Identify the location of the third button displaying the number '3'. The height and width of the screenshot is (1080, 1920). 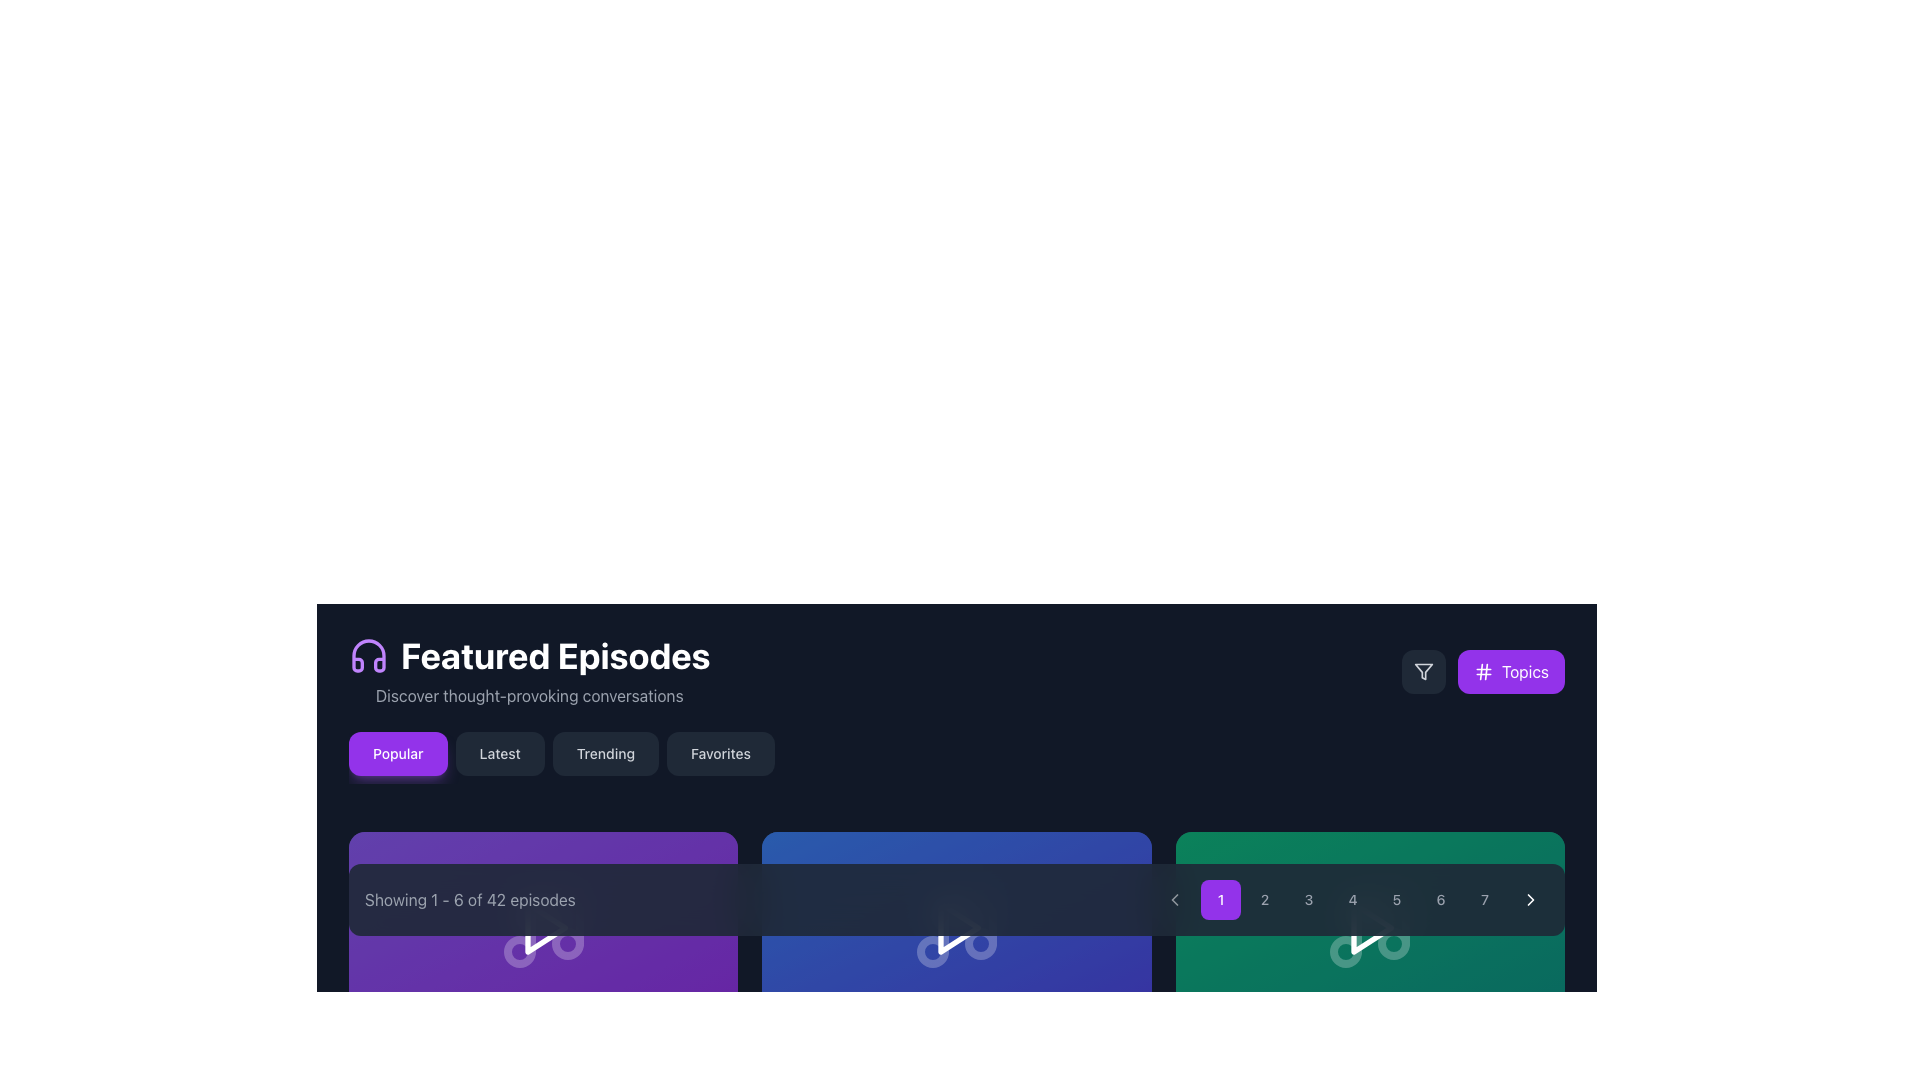
(1309, 898).